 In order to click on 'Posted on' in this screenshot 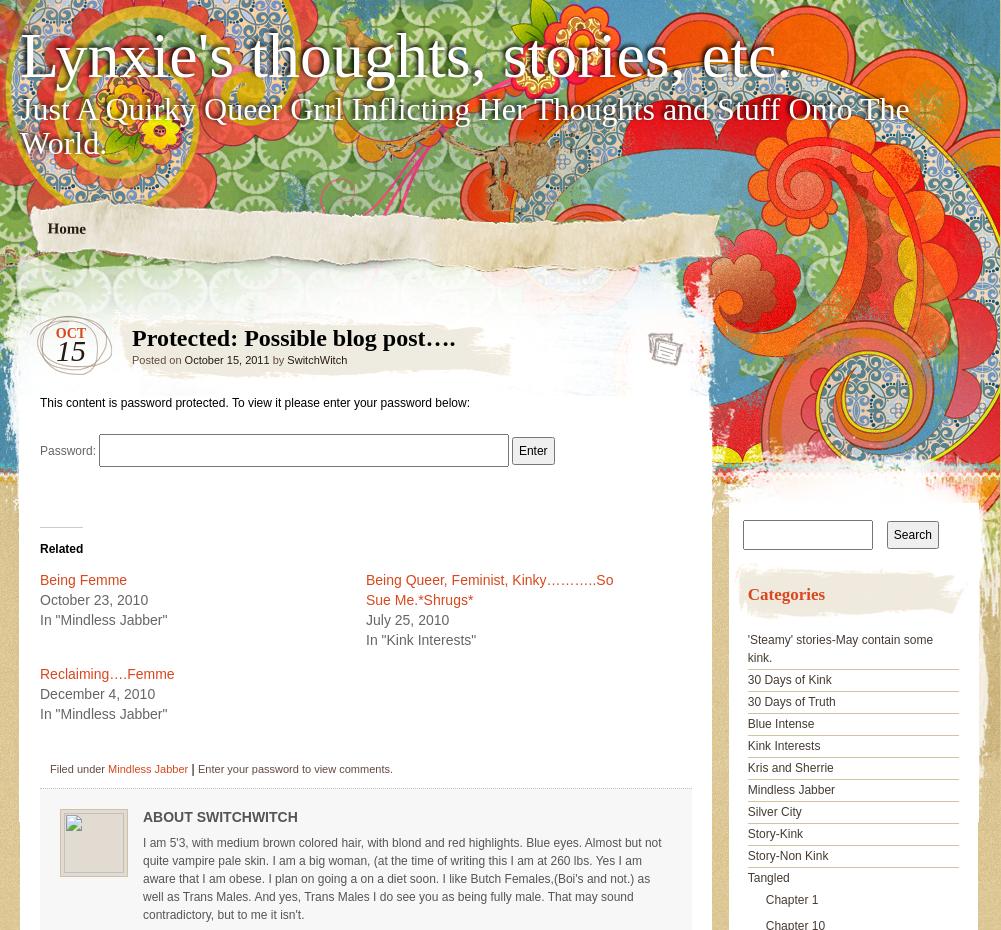, I will do `click(157, 359)`.